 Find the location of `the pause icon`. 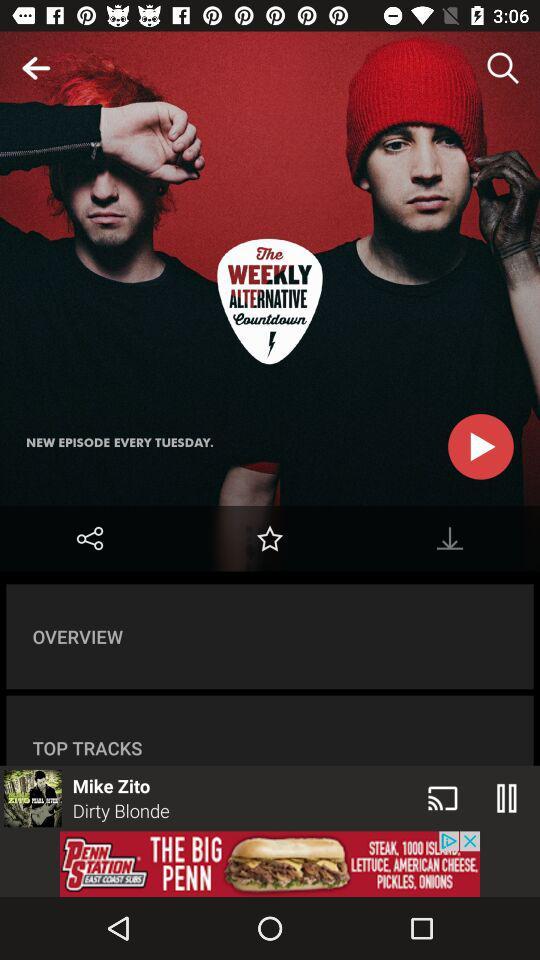

the pause icon is located at coordinates (507, 798).